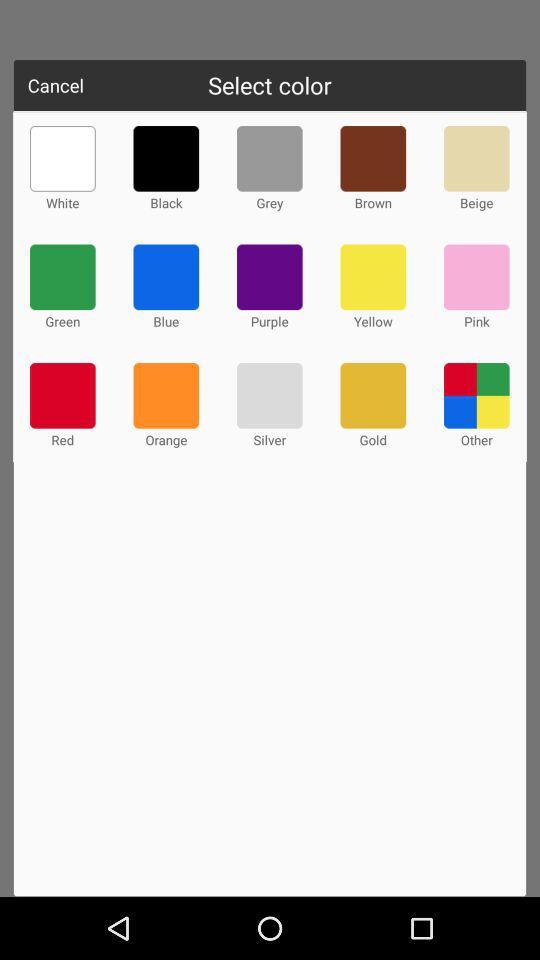 This screenshot has height=960, width=540. Describe the element at coordinates (55, 85) in the screenshot. I see `item to the left of select color item` at that location.